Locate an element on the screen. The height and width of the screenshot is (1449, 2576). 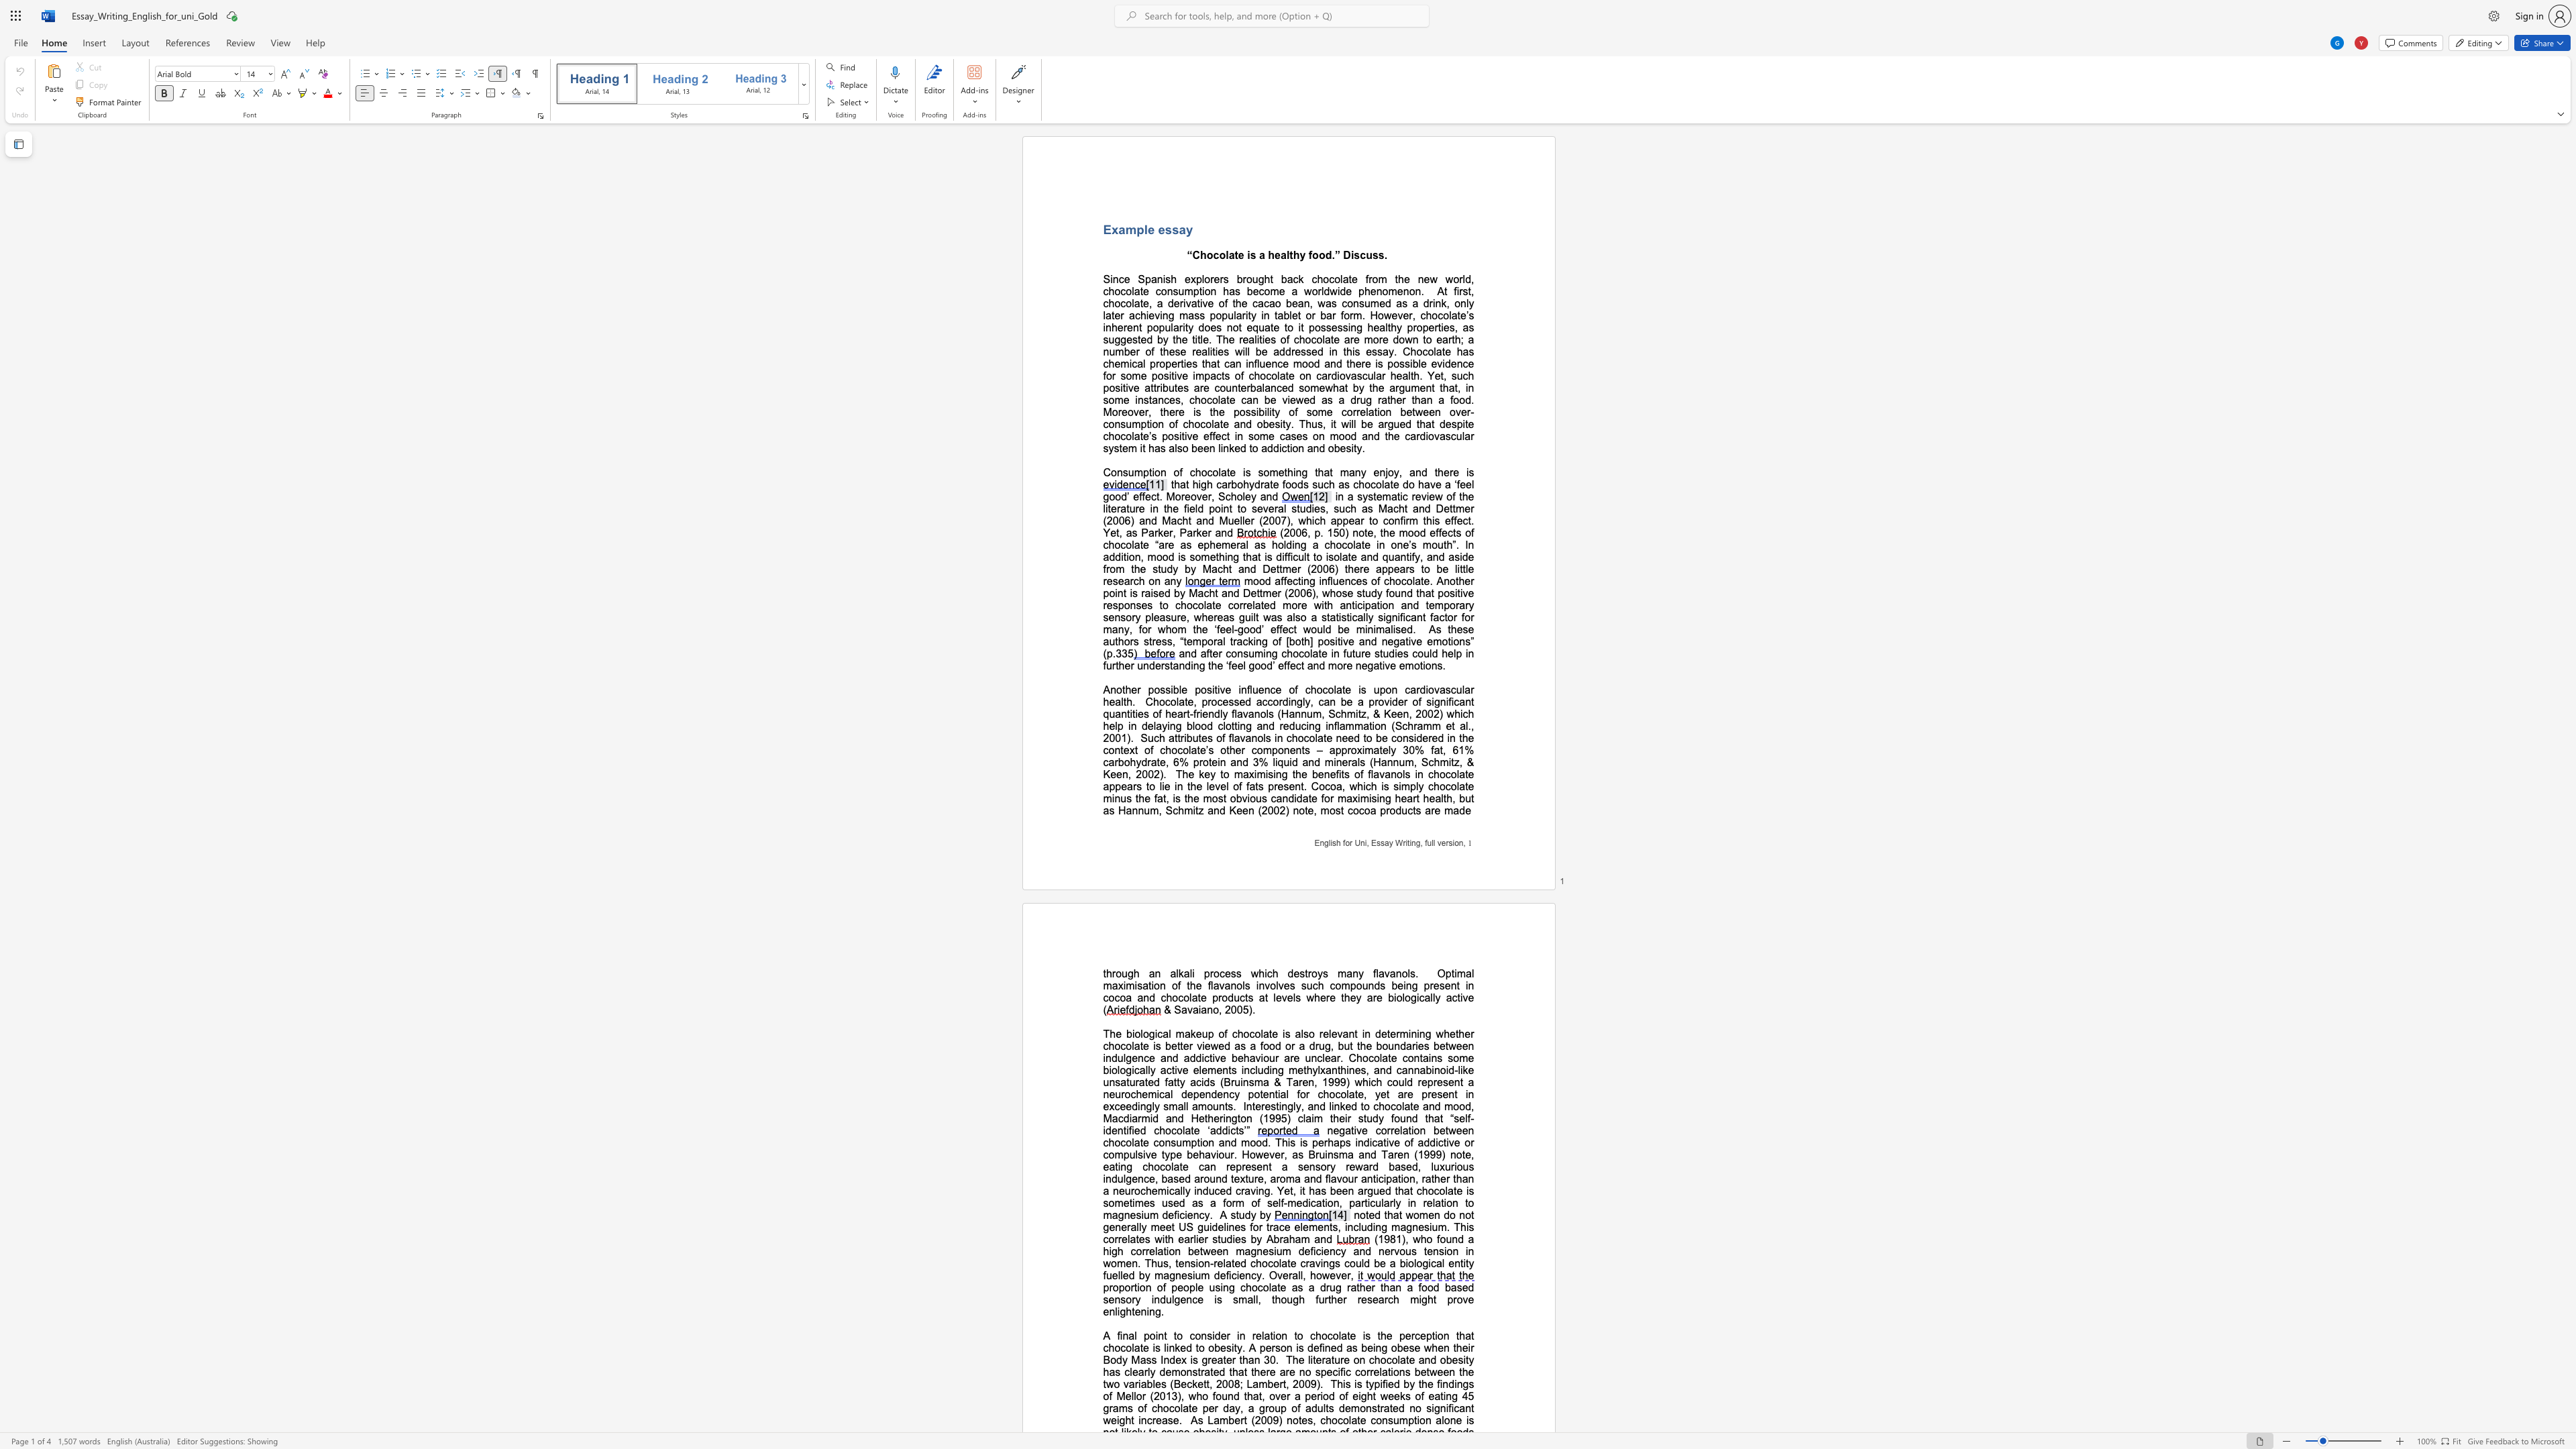
the subset text "rall" within the text "generally meet" is located at coordinates (1127, 1226).